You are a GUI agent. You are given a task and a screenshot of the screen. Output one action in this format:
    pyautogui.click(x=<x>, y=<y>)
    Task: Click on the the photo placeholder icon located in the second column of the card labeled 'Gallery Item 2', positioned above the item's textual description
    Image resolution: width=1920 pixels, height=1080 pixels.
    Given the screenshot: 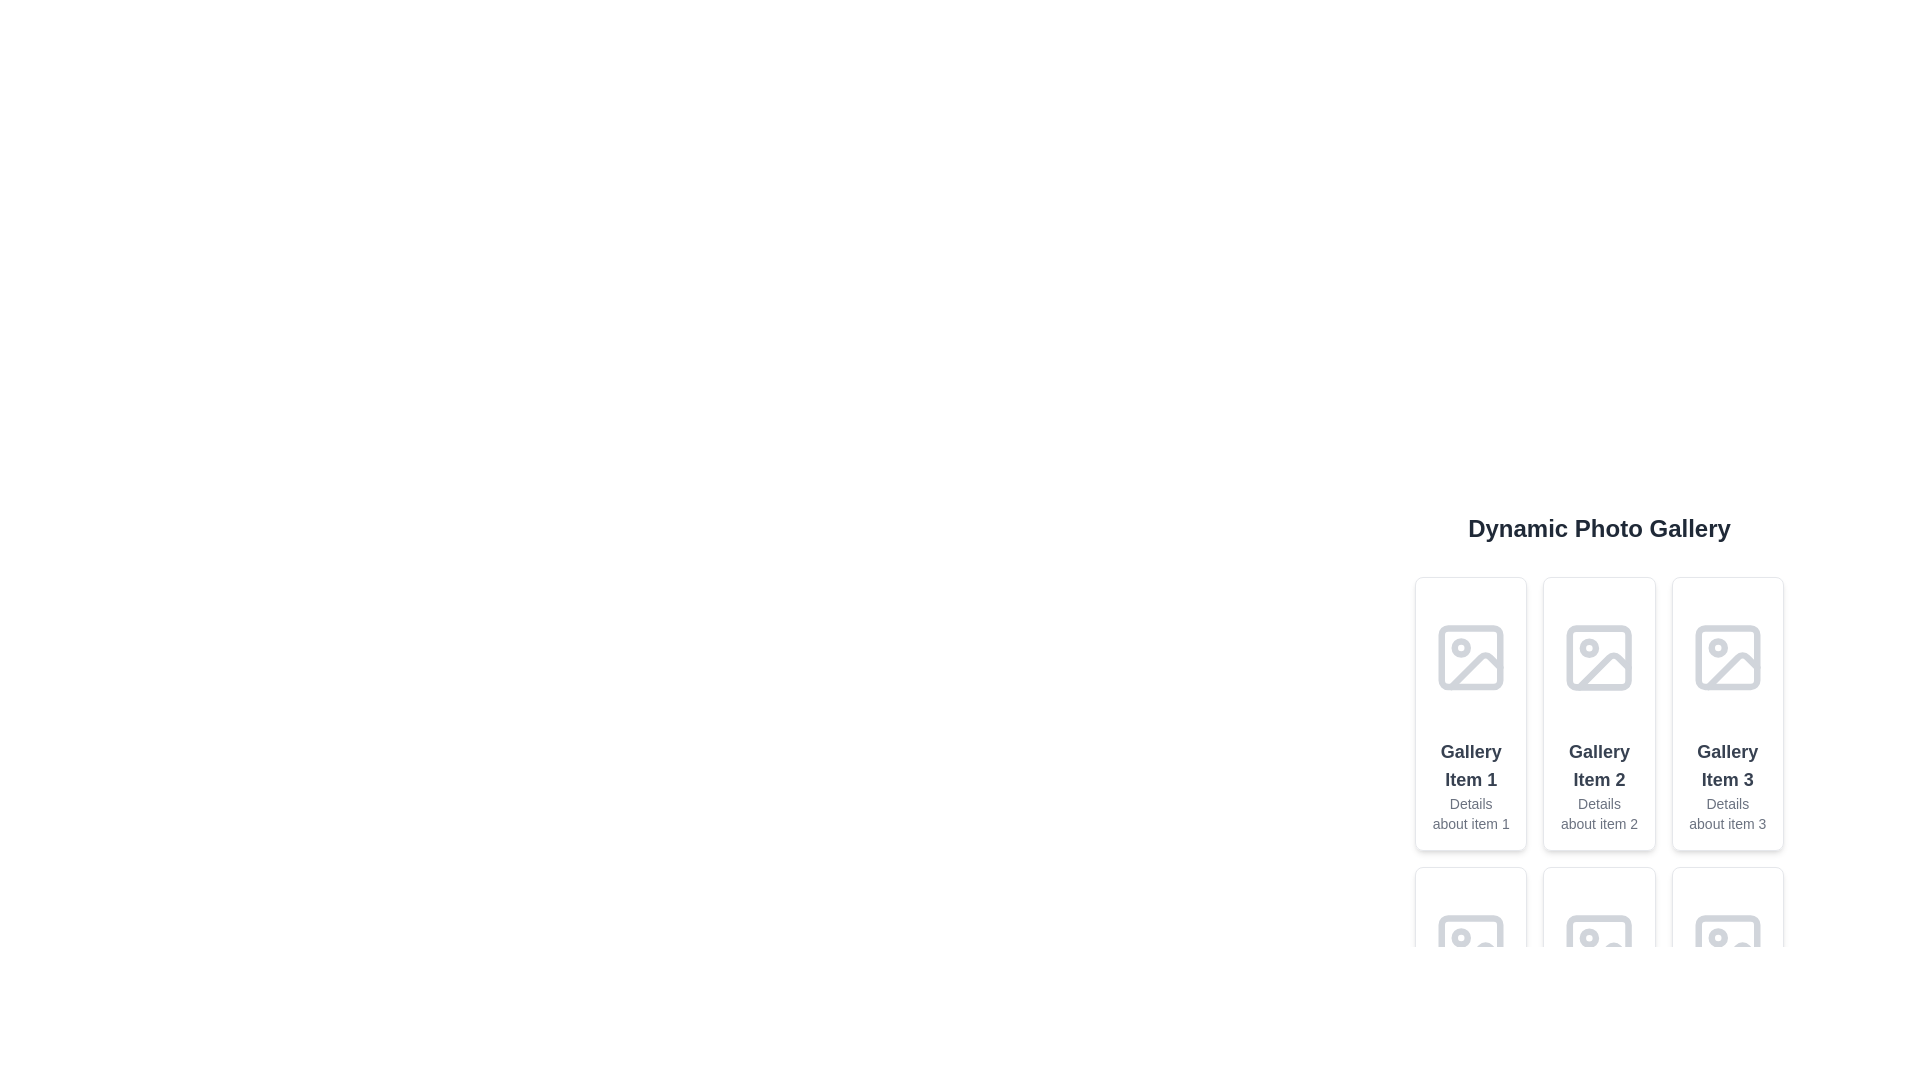 What is the action you would take?
    pyautogui.click(x=1598, y=658)
    